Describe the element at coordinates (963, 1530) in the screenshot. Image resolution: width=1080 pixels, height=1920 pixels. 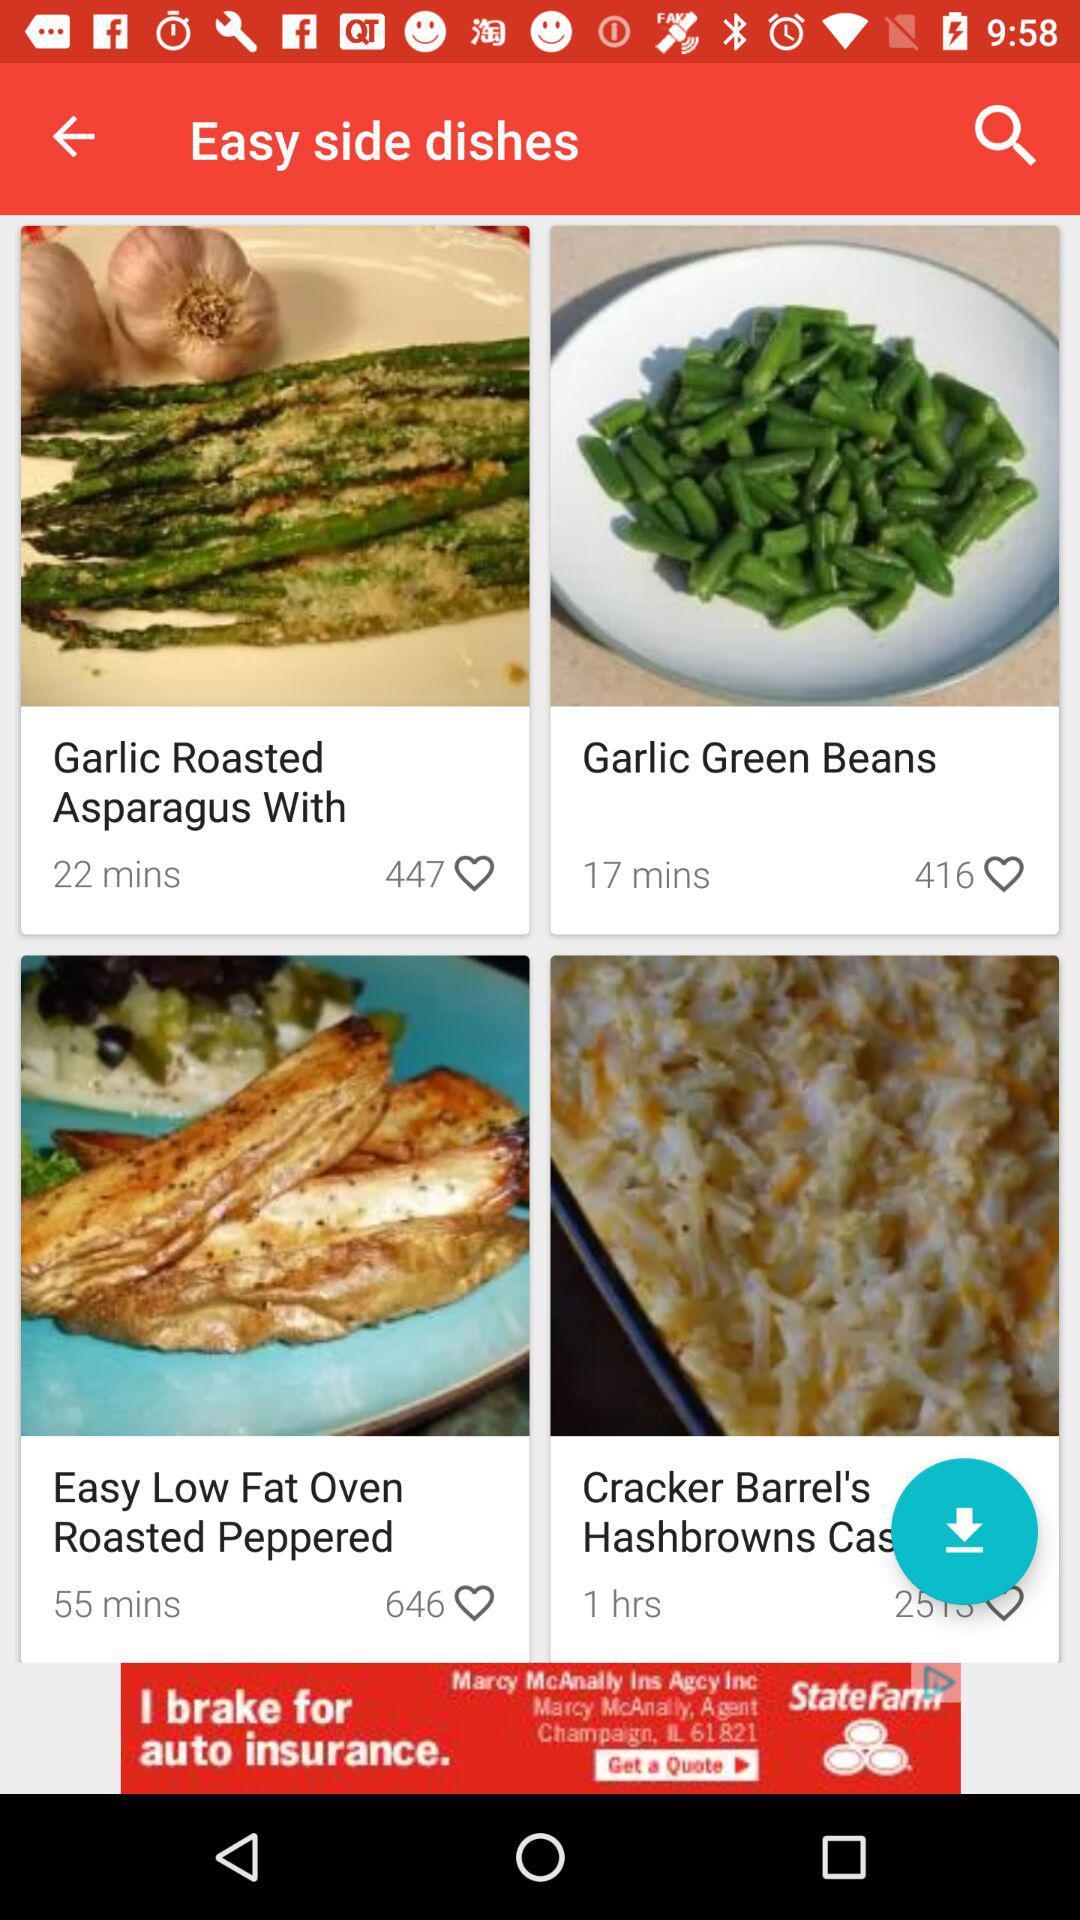
I see `the file_download icon` at that location.